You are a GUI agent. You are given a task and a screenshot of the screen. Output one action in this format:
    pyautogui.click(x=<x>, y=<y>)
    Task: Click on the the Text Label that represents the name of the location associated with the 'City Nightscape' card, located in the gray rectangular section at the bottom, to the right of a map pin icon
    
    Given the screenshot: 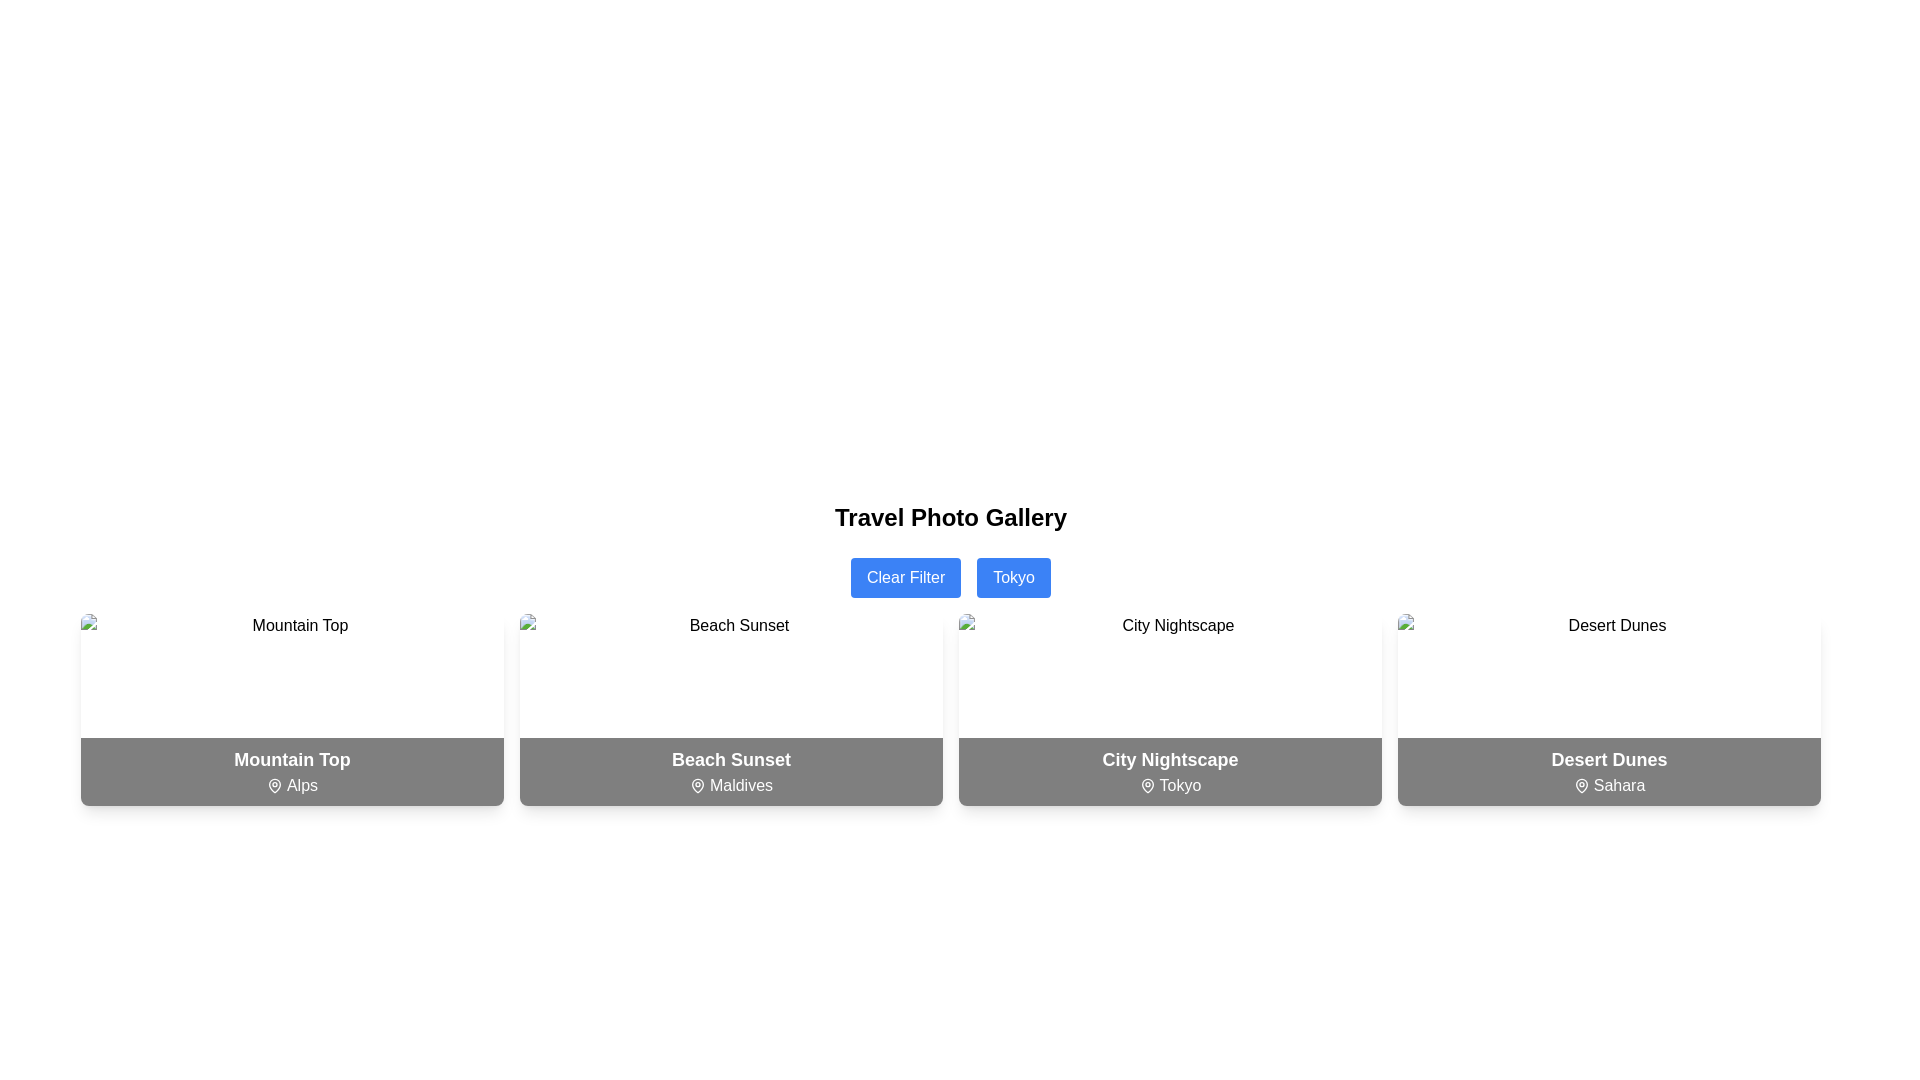 What is the action you would take?
    pyautogui.click(x=1170, y=785)
    